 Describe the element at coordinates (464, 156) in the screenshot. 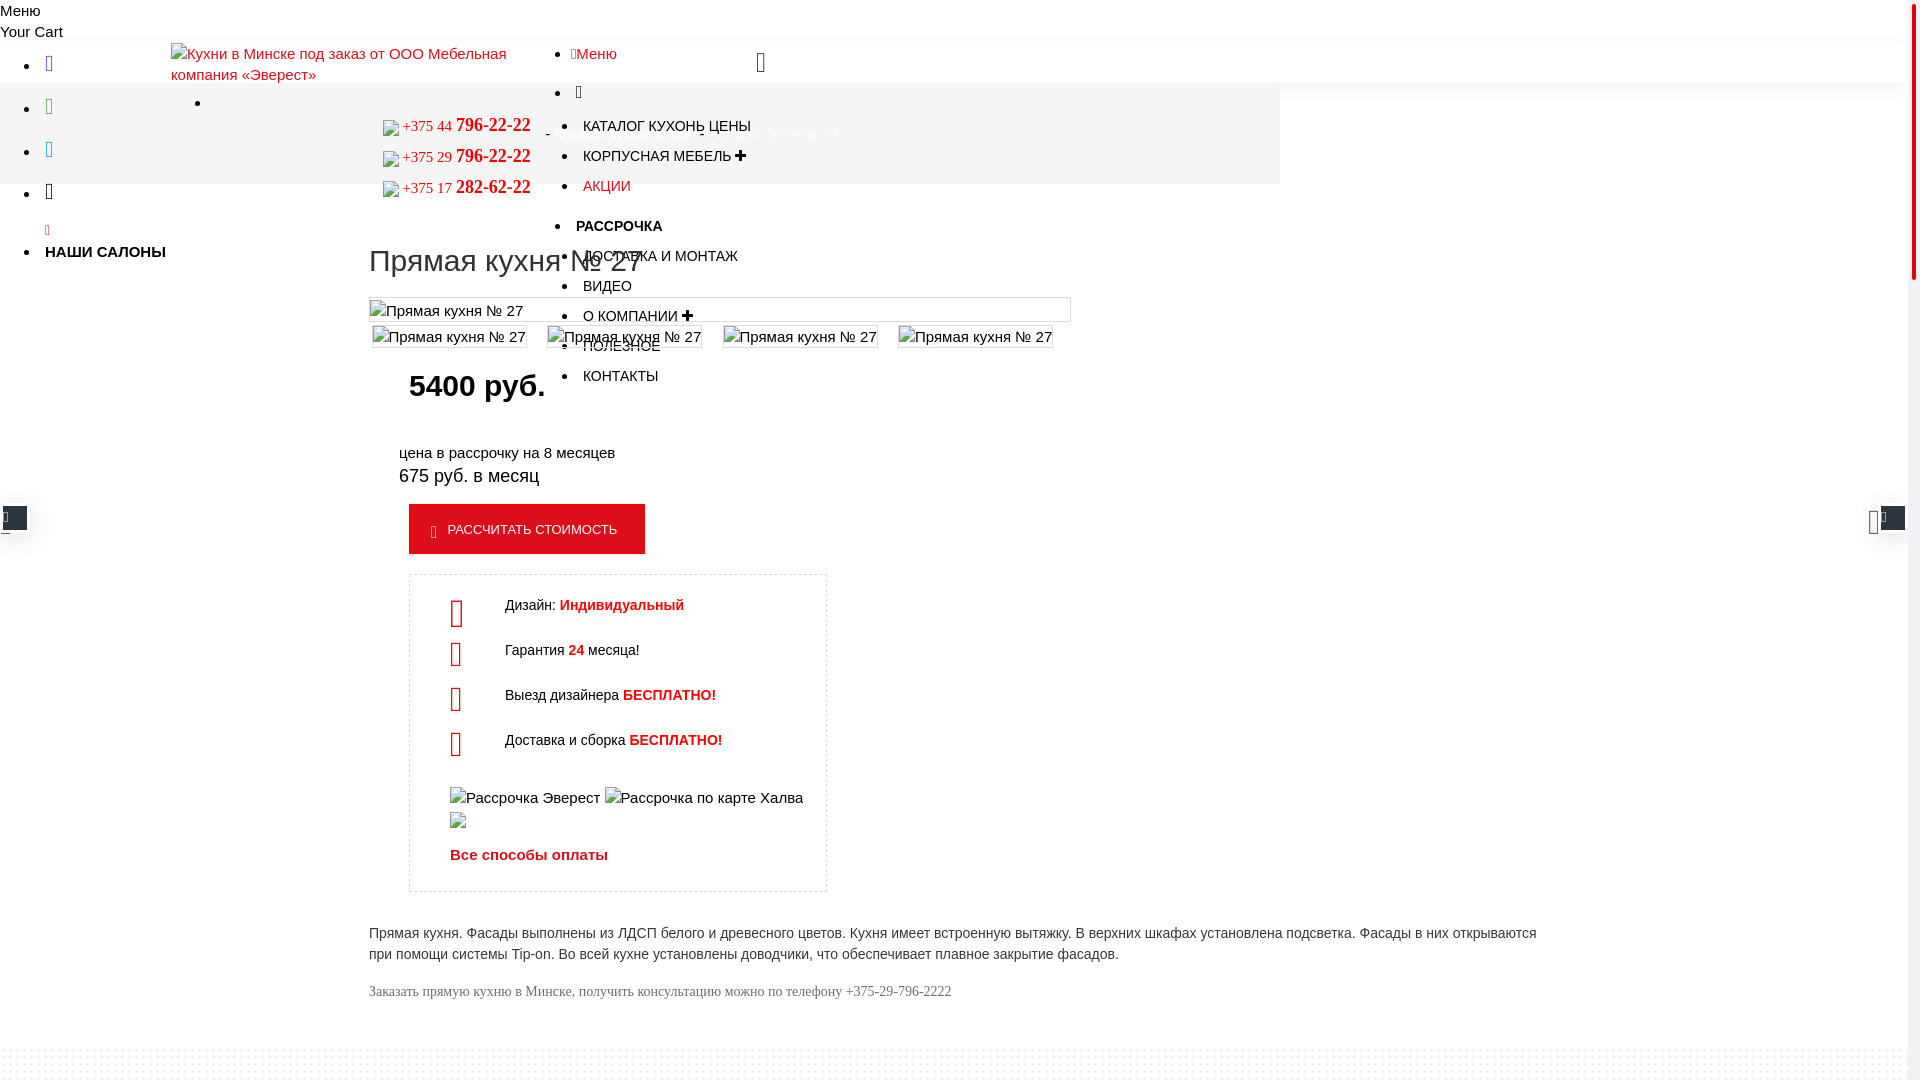

I see `'+375 29 796-22-22'` at that location.